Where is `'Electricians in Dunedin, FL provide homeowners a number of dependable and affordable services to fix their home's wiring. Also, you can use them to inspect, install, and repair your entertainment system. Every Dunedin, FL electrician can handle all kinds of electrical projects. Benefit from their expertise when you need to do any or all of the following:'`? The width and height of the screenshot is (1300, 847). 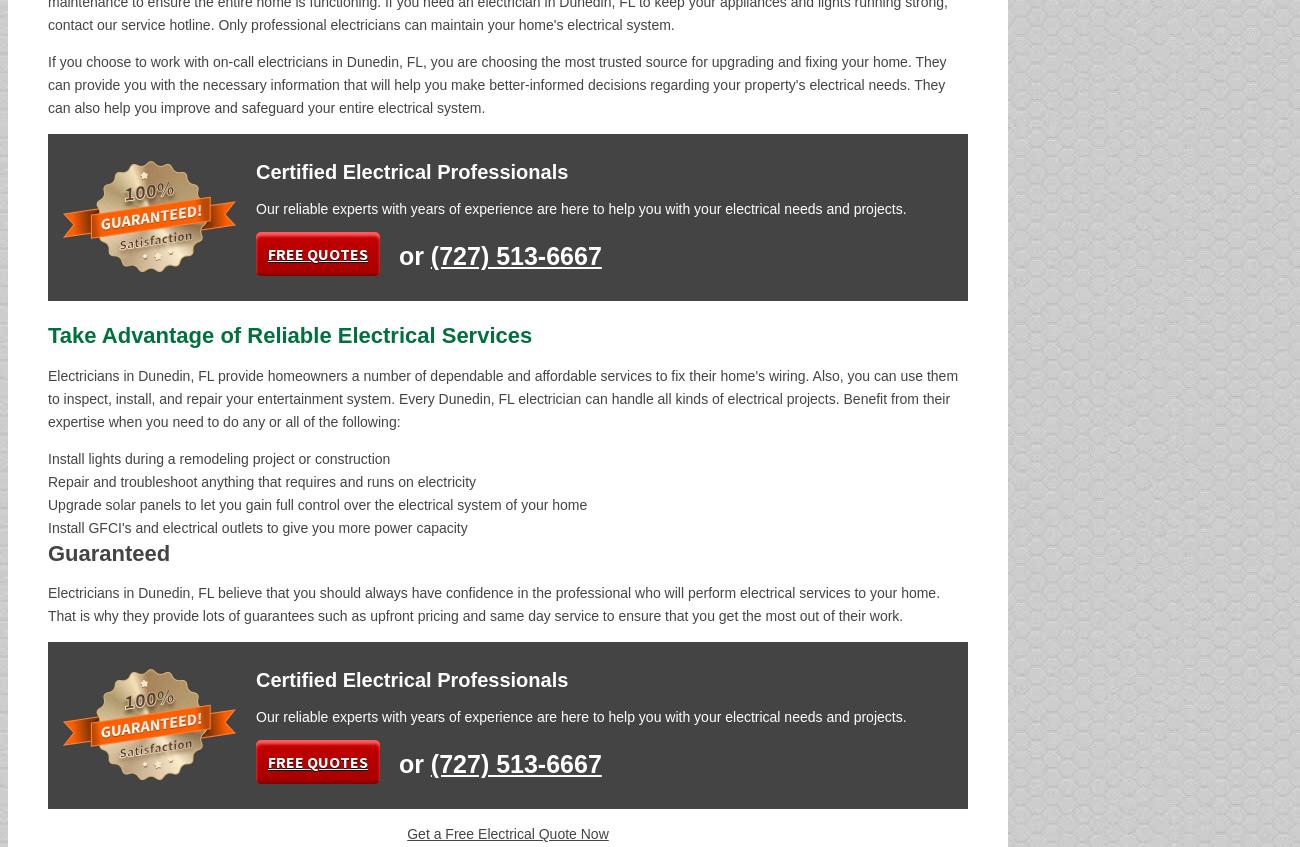 'Electricians in Dunedin, FL provide homeowners a number of dependable and affordable services to fix their home's wiring. Also, you can use them to inspect, install, and repair your entertainment system. Every Dunedin, FL electrician can handle all kinds of electrical projects. Benefit from their expertise when you need to do any or all of the following:' is located at coordinates (502, 398).